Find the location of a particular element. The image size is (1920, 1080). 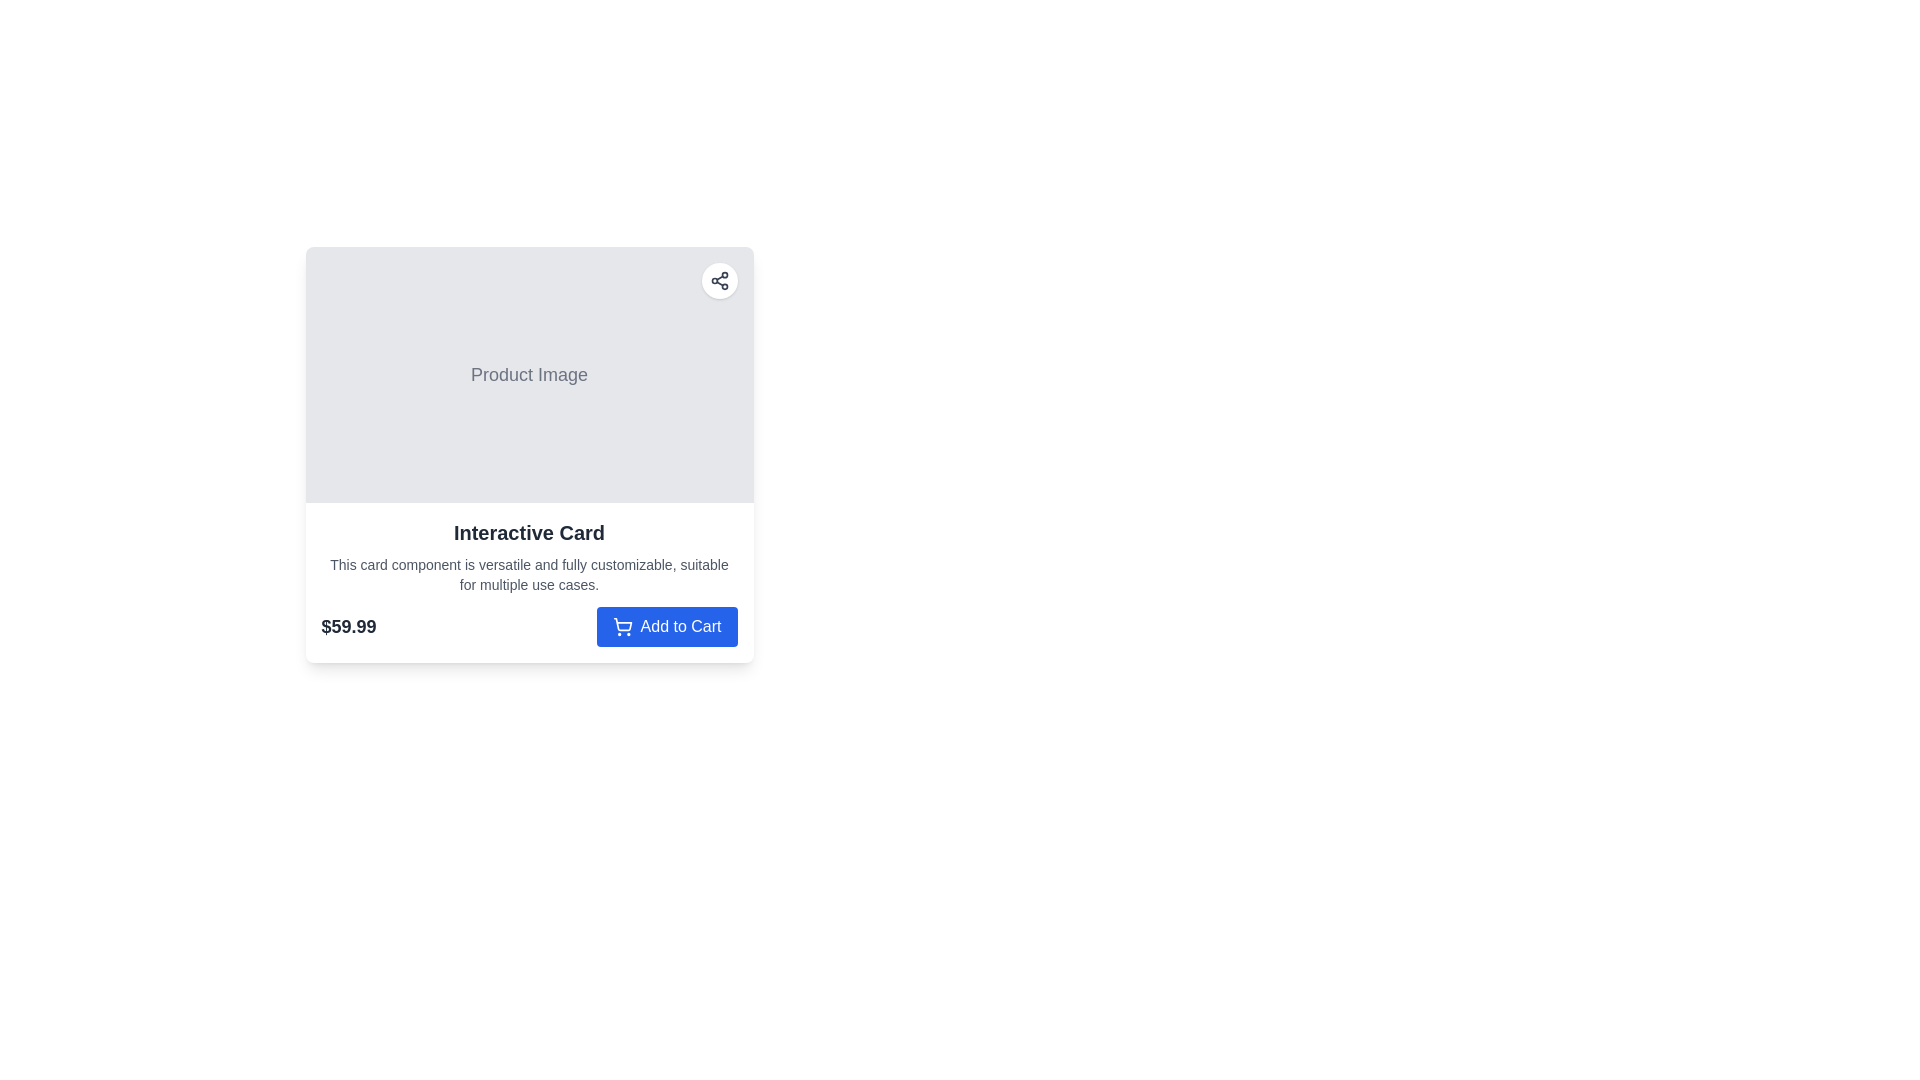

the icon represented by three circles connected by lines forming a triangle-like shape is located at coordinates (719, 281).